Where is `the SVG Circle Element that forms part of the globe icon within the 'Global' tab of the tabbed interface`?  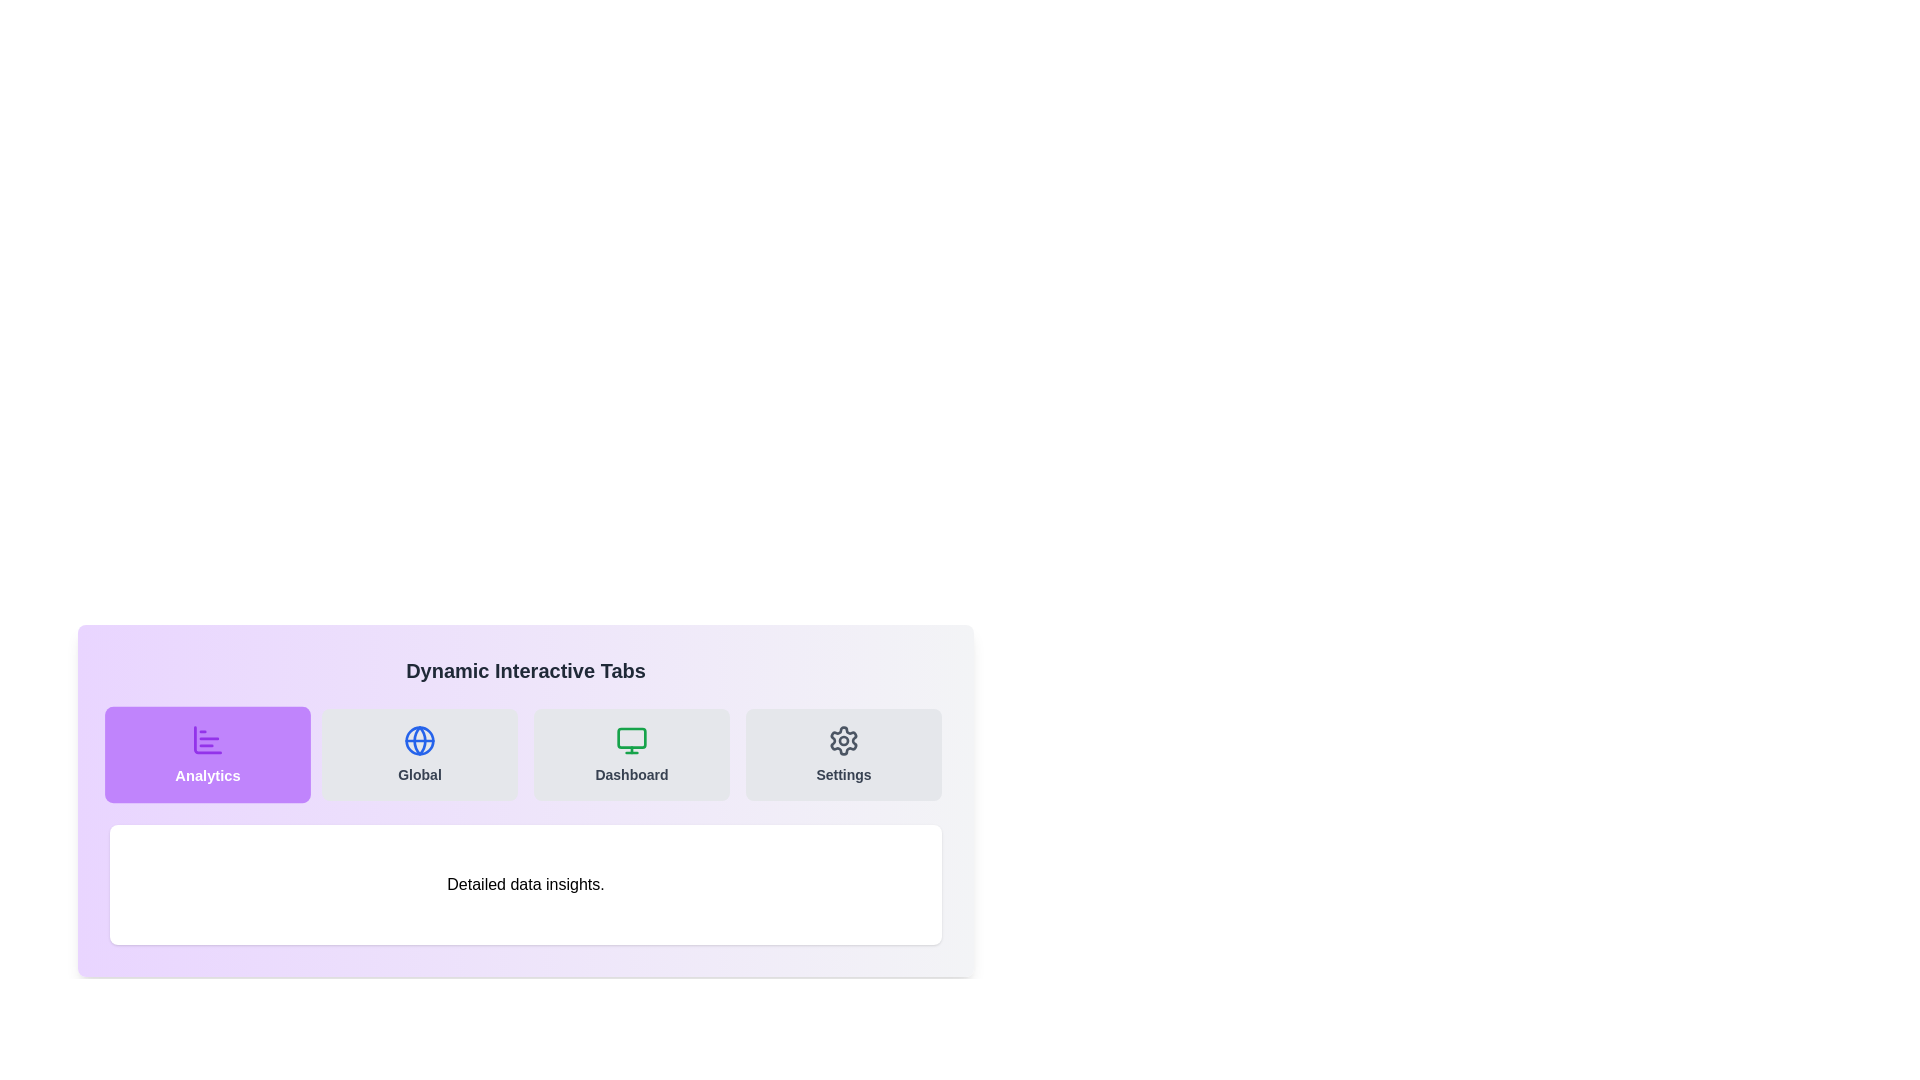 the SVG Circle Element that forms part of the globe icon within the 'Global' tab of the tabbed interface is located at coordinates (419, 740).